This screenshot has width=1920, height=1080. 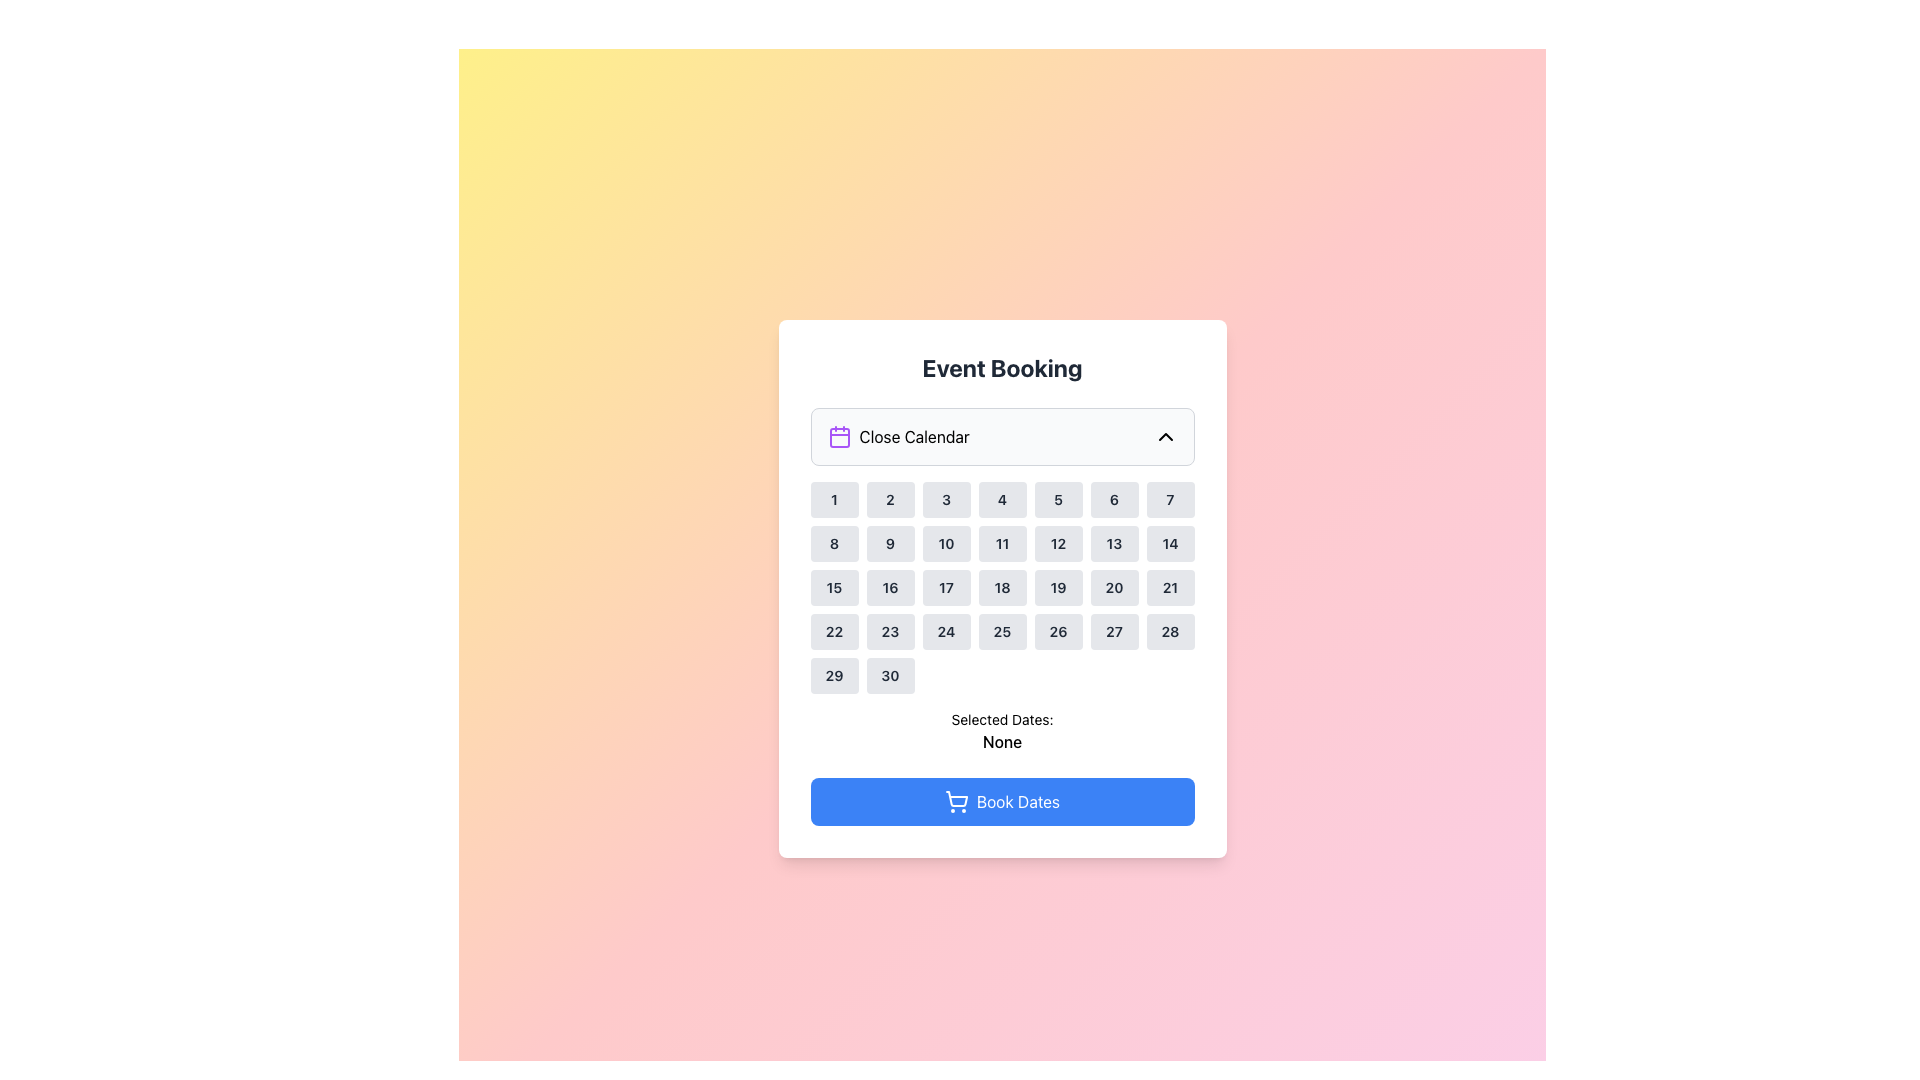 What do you see at coordinates (889, 586) in the screenshot?
I see `the button labeled '16' in the calendar interface` at bounding box center [889, 586].